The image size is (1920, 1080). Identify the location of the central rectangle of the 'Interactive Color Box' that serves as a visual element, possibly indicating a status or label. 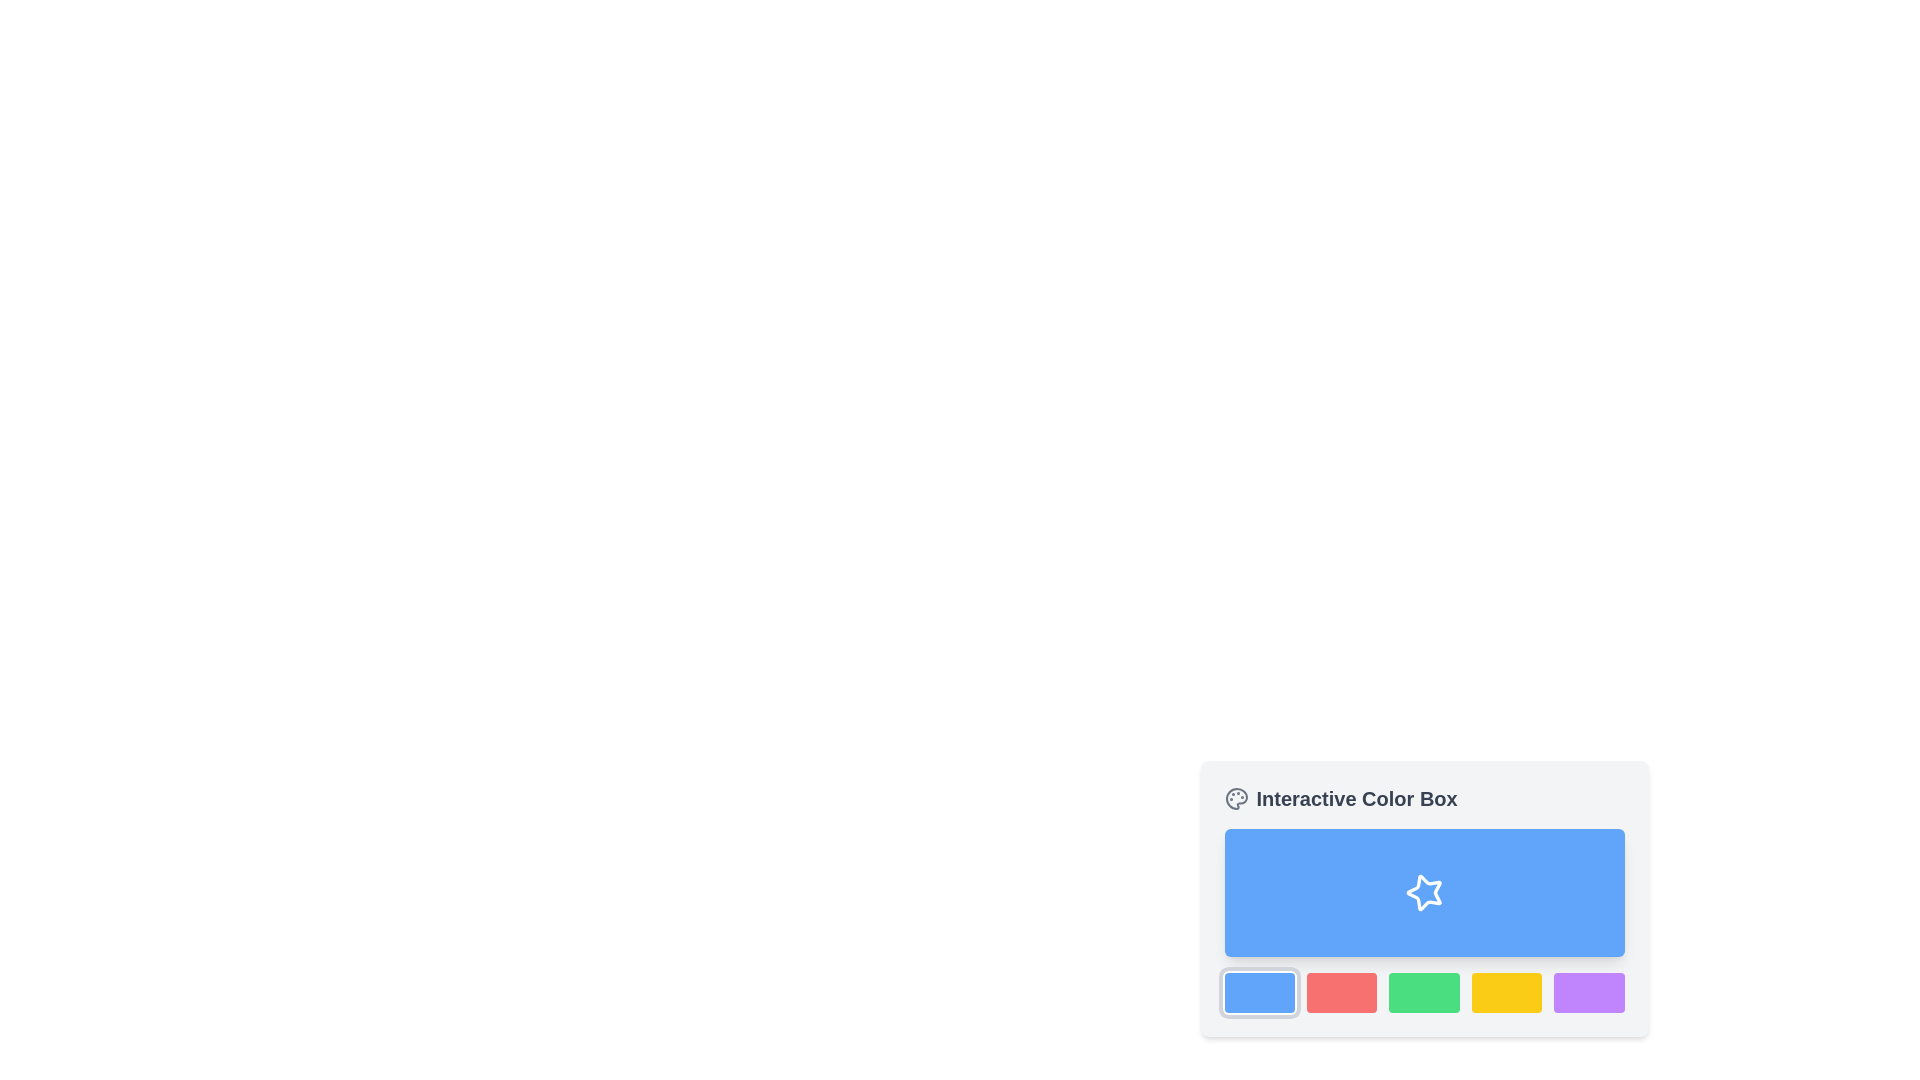
(1423, 892).